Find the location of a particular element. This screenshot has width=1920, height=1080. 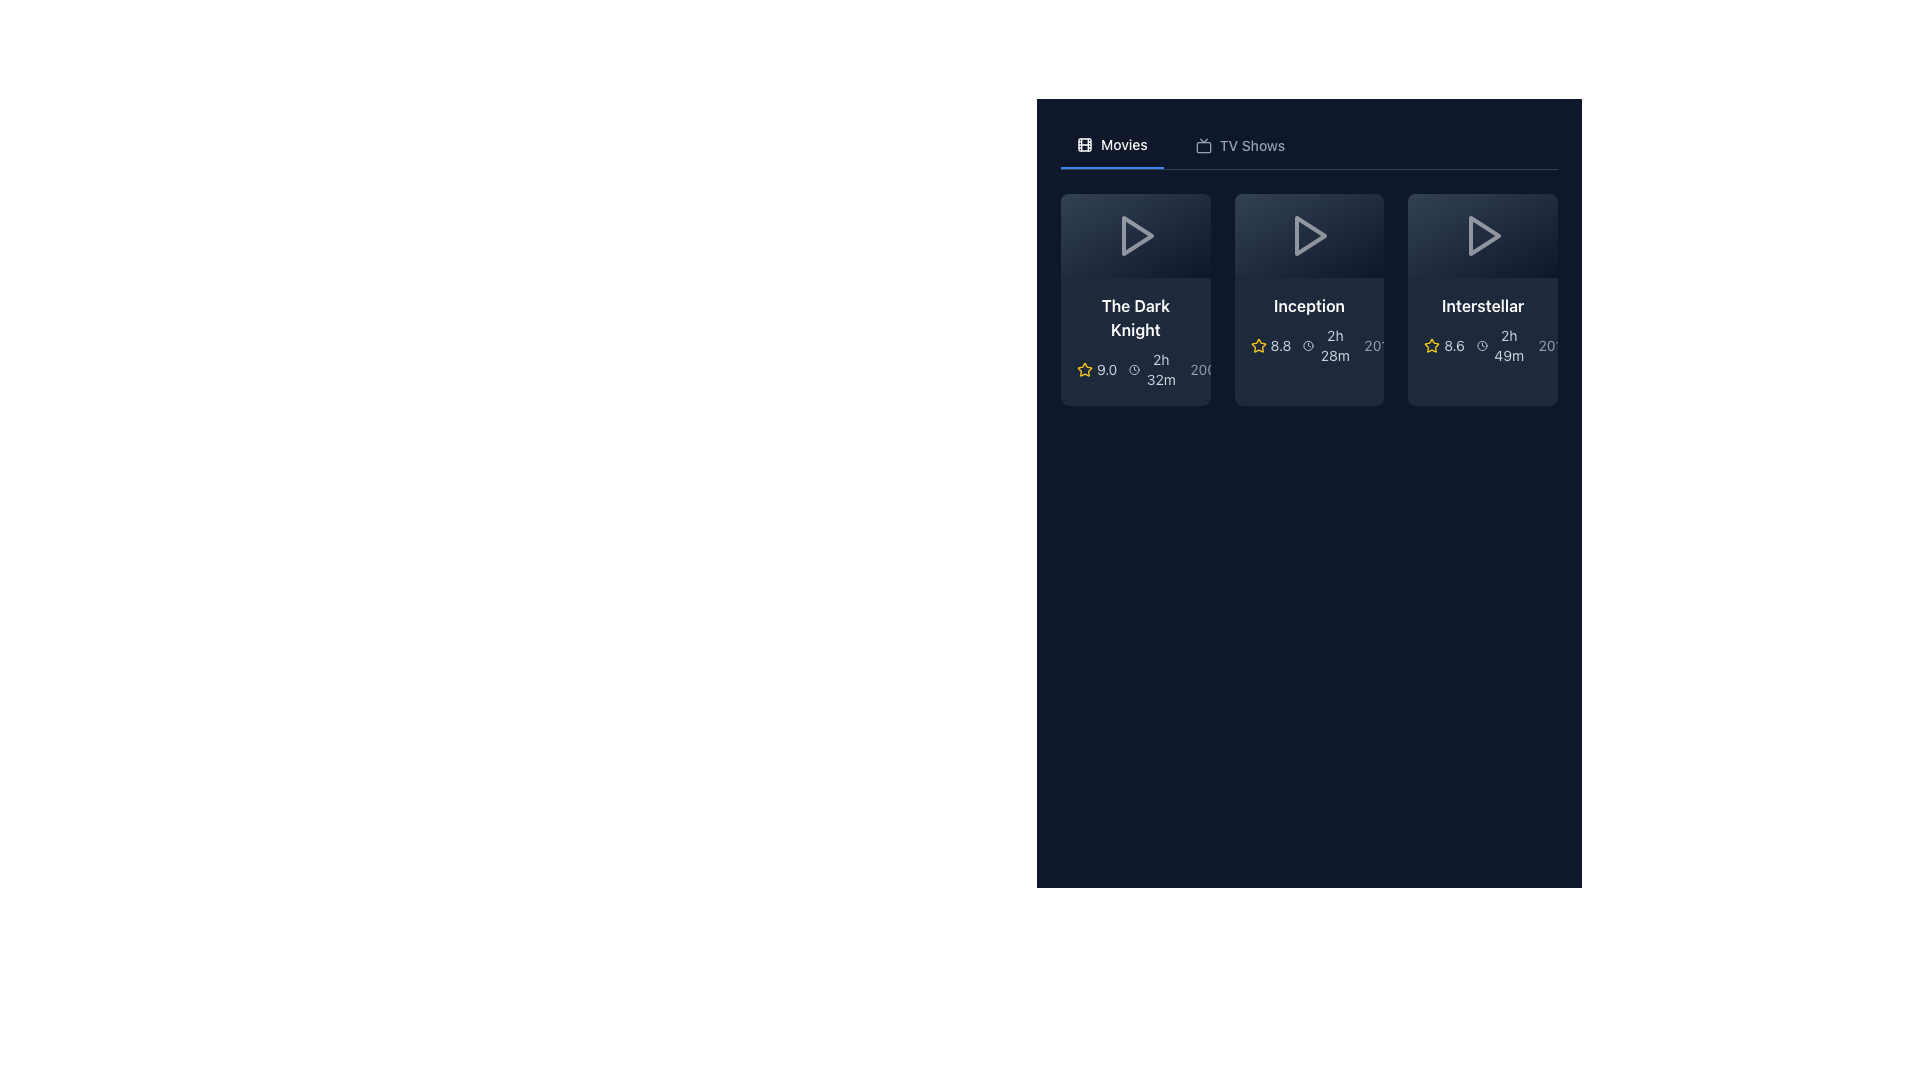

the 'TV Shows' button, which is a horizontally aligned button with a television icon and text is located at coordinates (1239, 145).